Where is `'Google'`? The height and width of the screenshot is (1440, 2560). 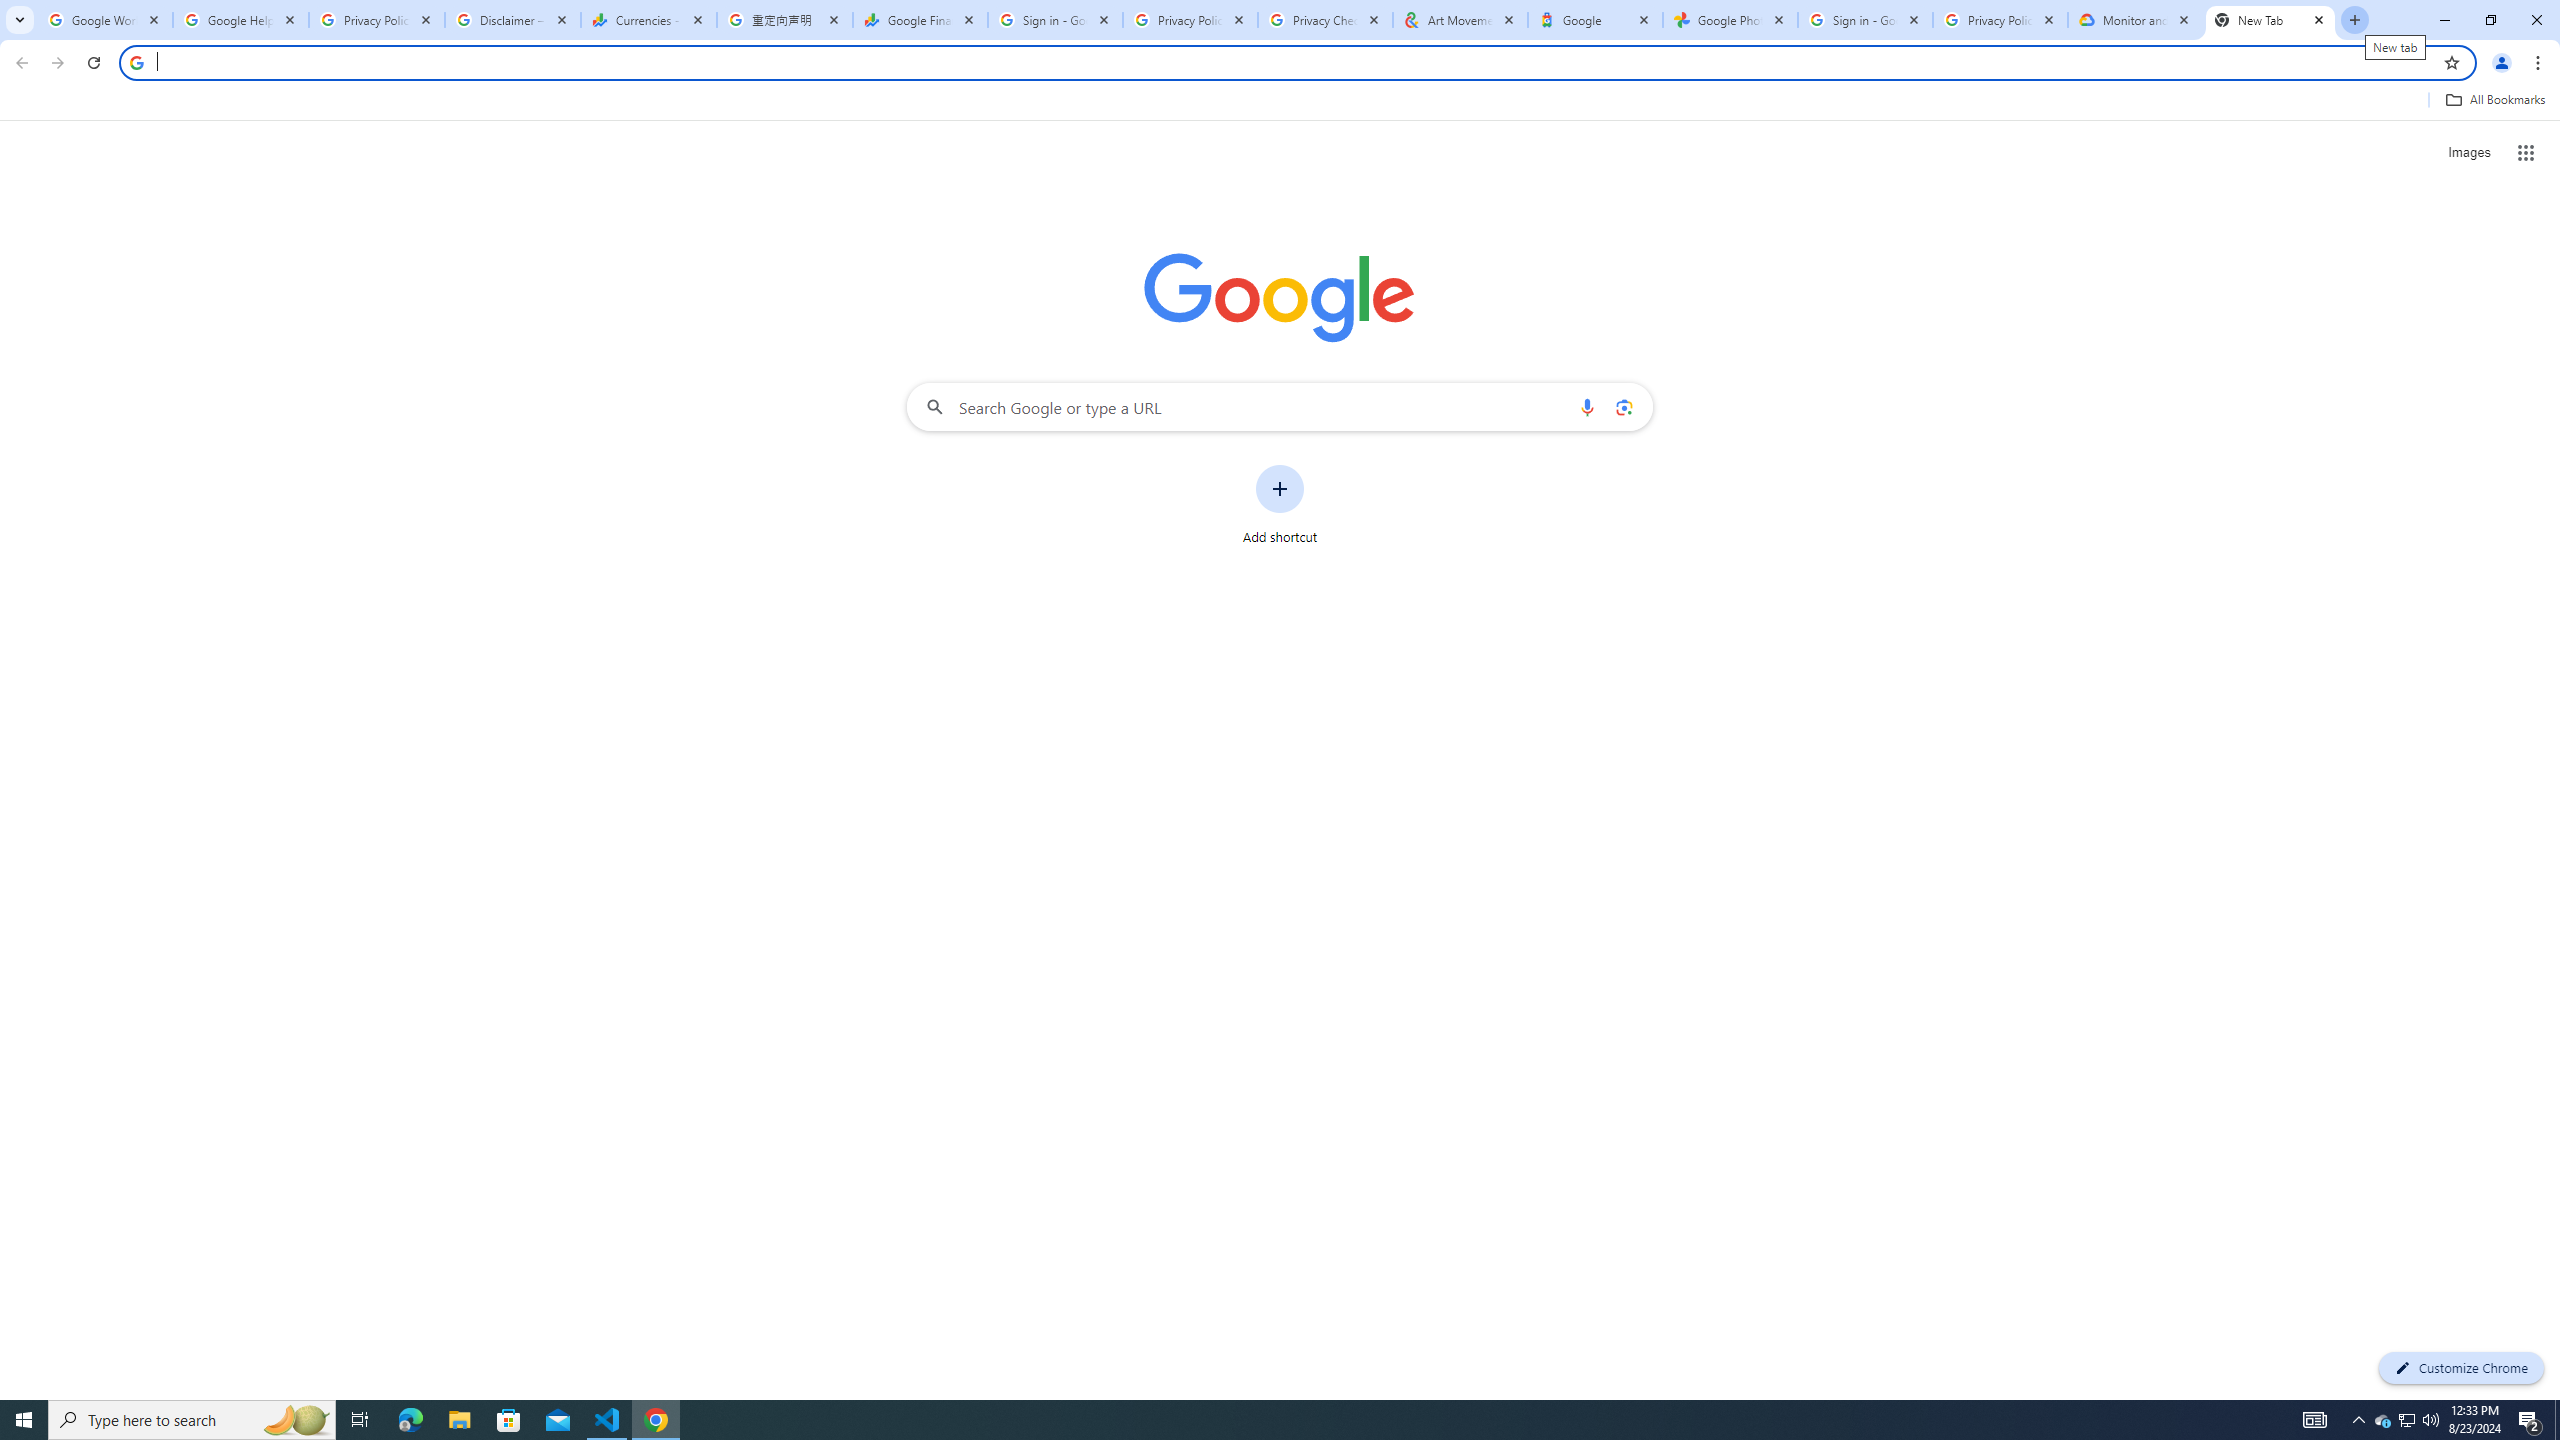 'Google' is located at coordinates (1593, 19).